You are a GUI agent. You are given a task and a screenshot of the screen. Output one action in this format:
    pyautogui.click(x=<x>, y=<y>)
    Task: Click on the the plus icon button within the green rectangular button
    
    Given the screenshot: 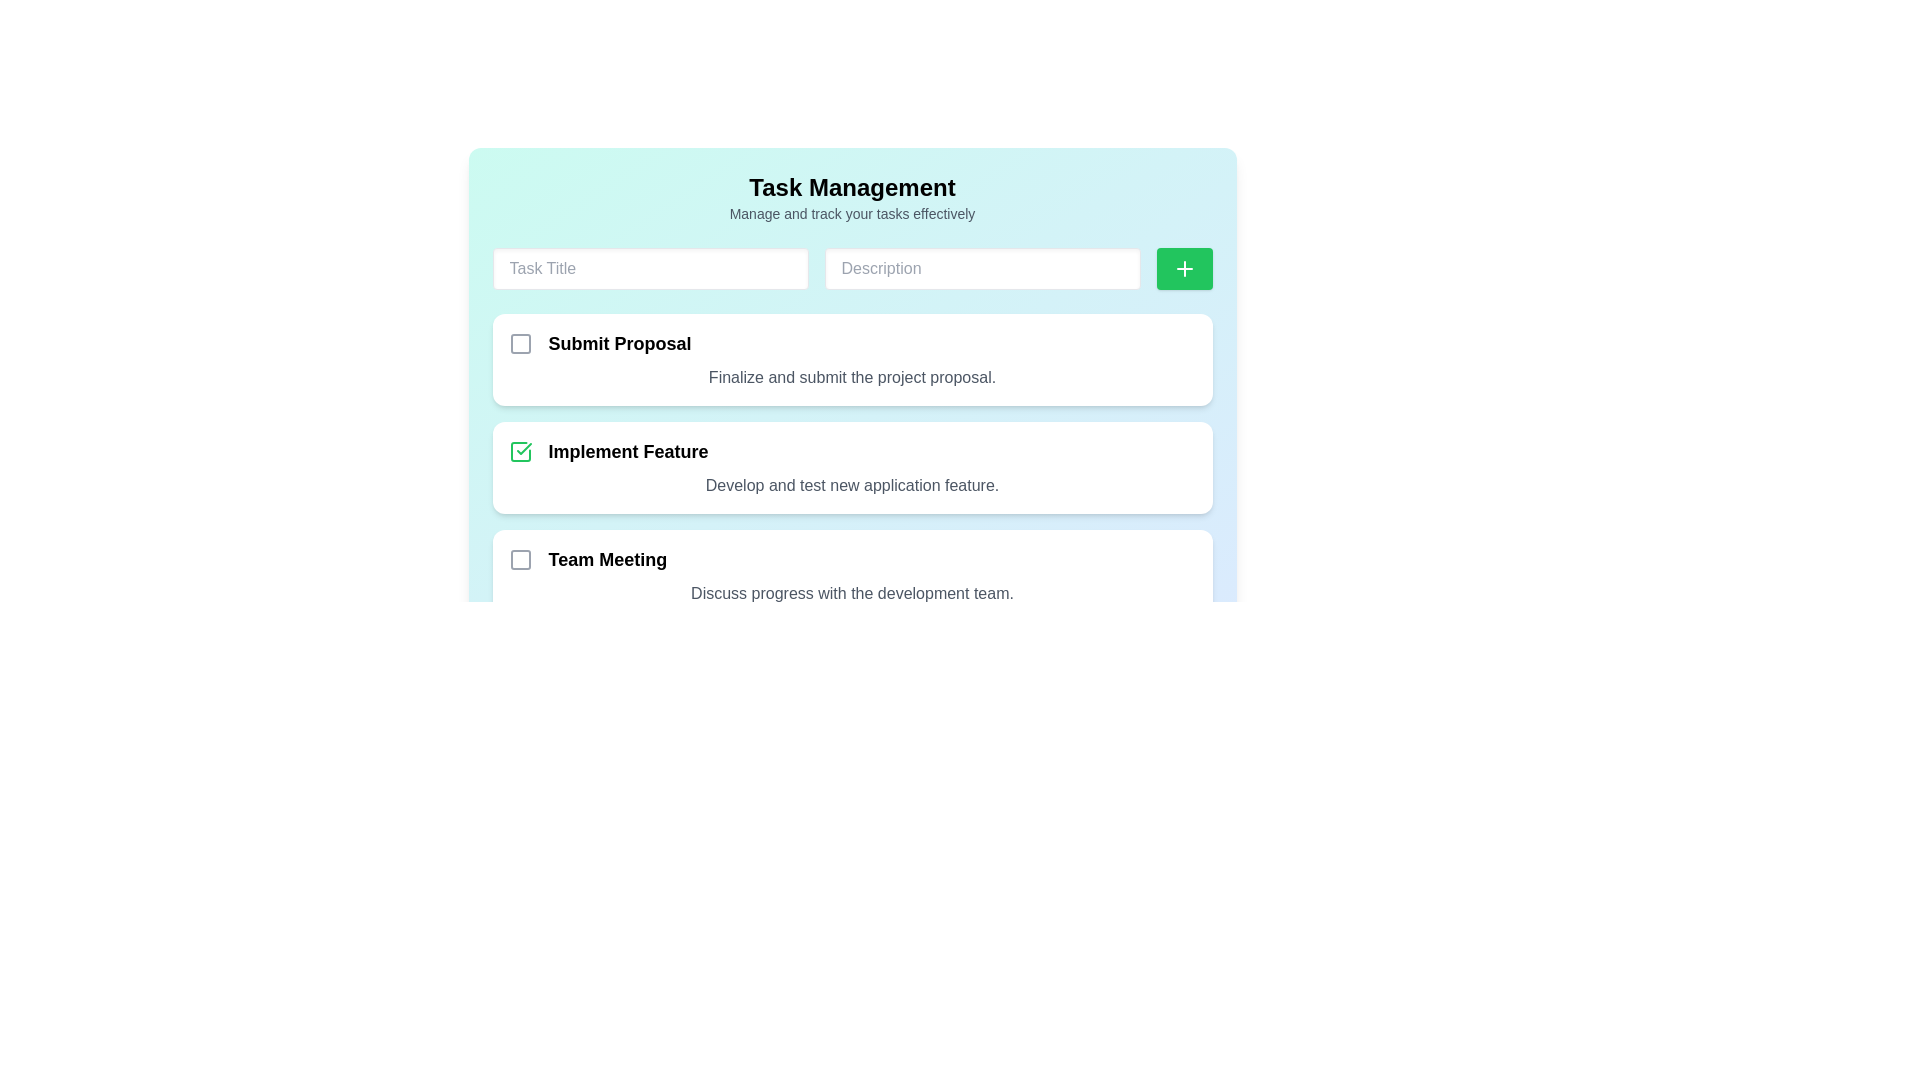 What is the action you would take?
    pyautogui.click(x=1184, y=268)
    